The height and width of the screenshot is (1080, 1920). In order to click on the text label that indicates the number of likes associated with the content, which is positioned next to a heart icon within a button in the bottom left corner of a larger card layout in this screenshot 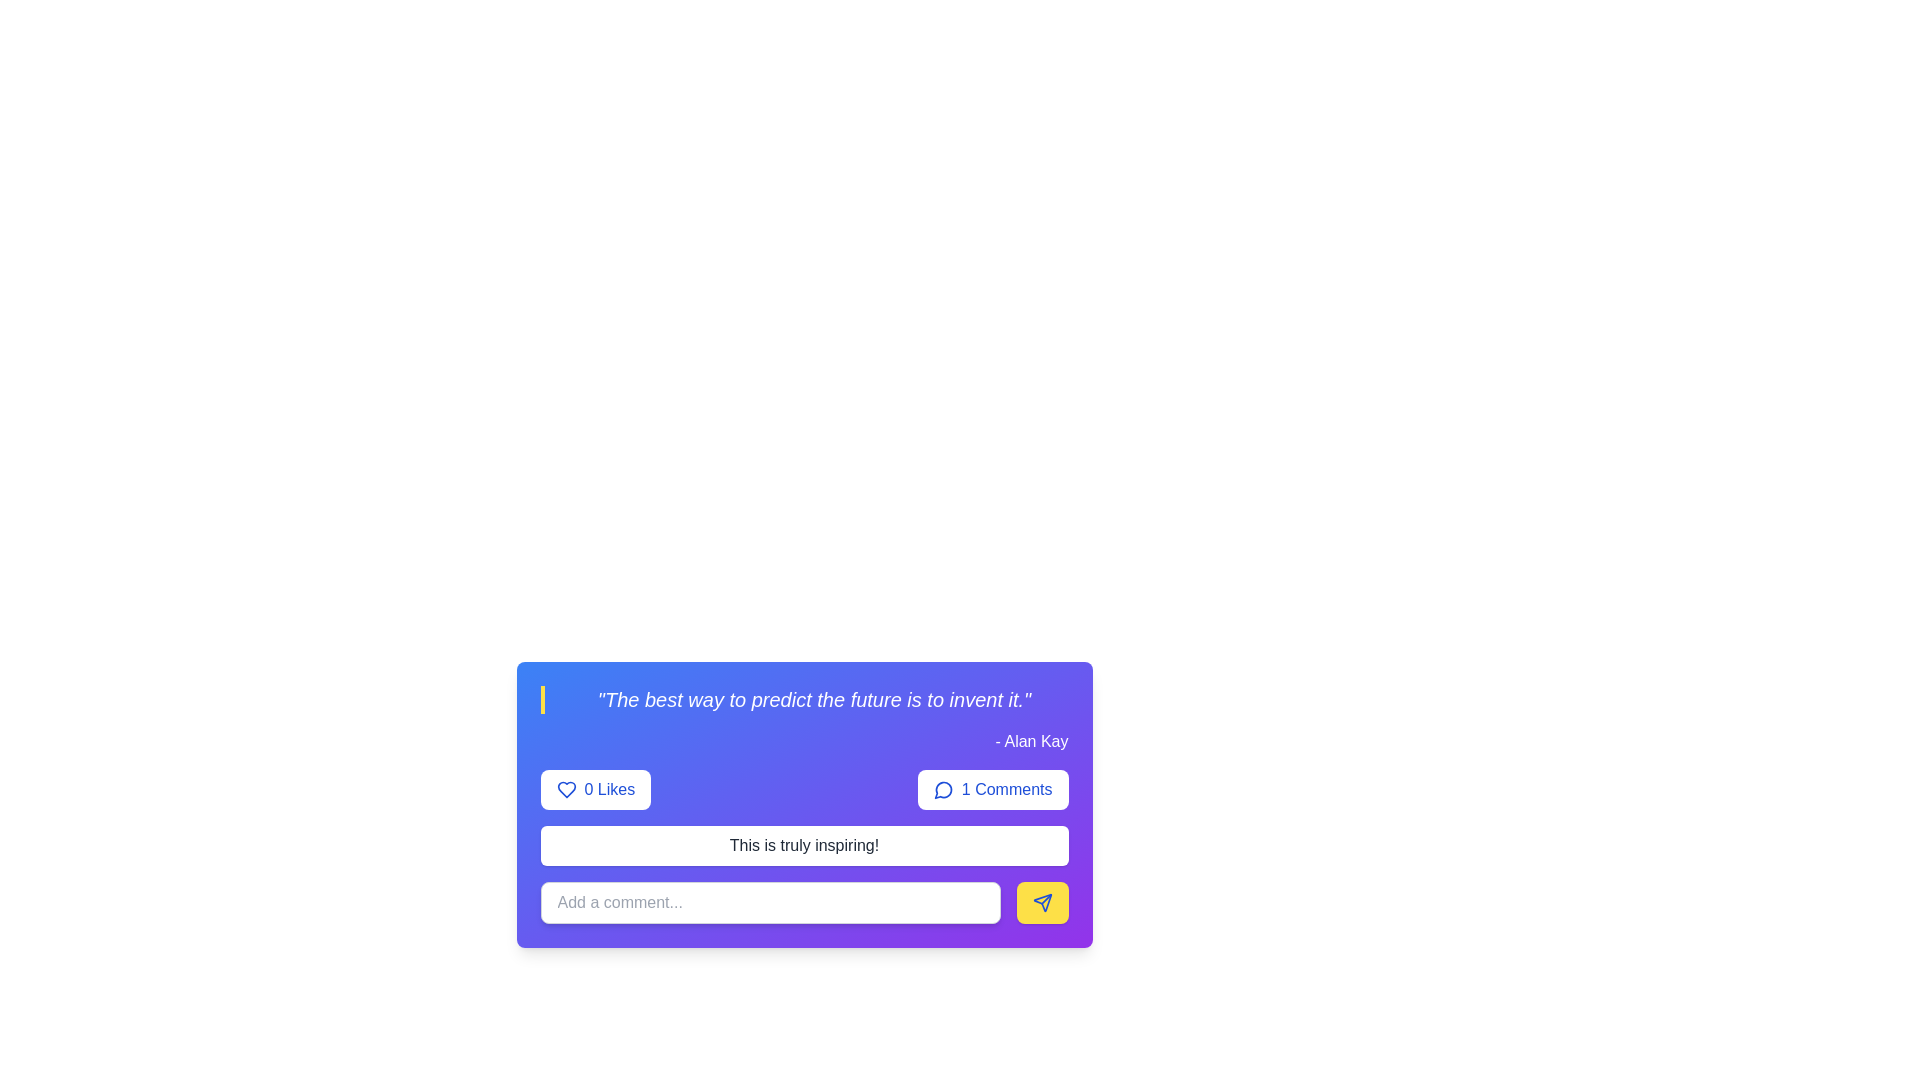, I will do `click(608, 789)`.